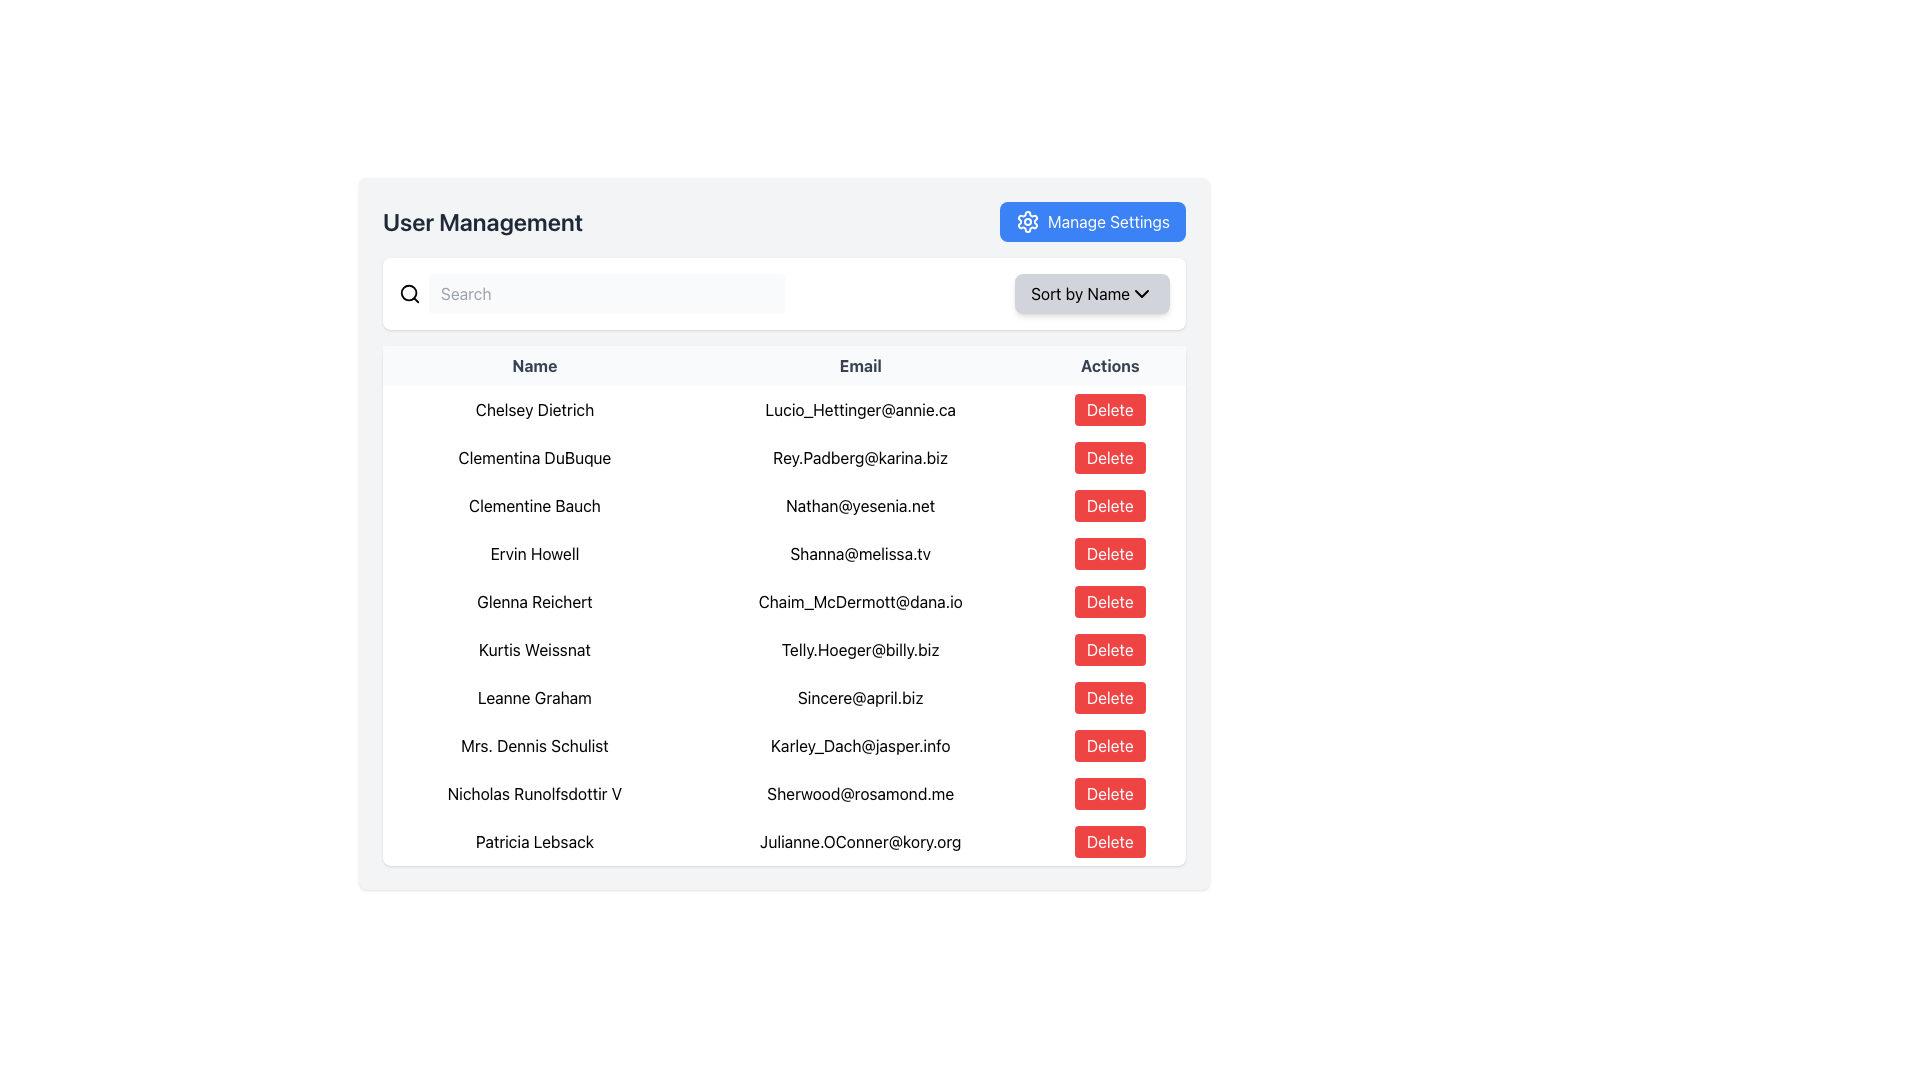 The height and width of the screenshot is (1080, 1920). Describe the element at coordinates (534, 458) in the screenshot. I see `the text label displaying the user's name 'Clementina DuBuque' in the second row of the user management interface, under the 'Name' column` at that location.